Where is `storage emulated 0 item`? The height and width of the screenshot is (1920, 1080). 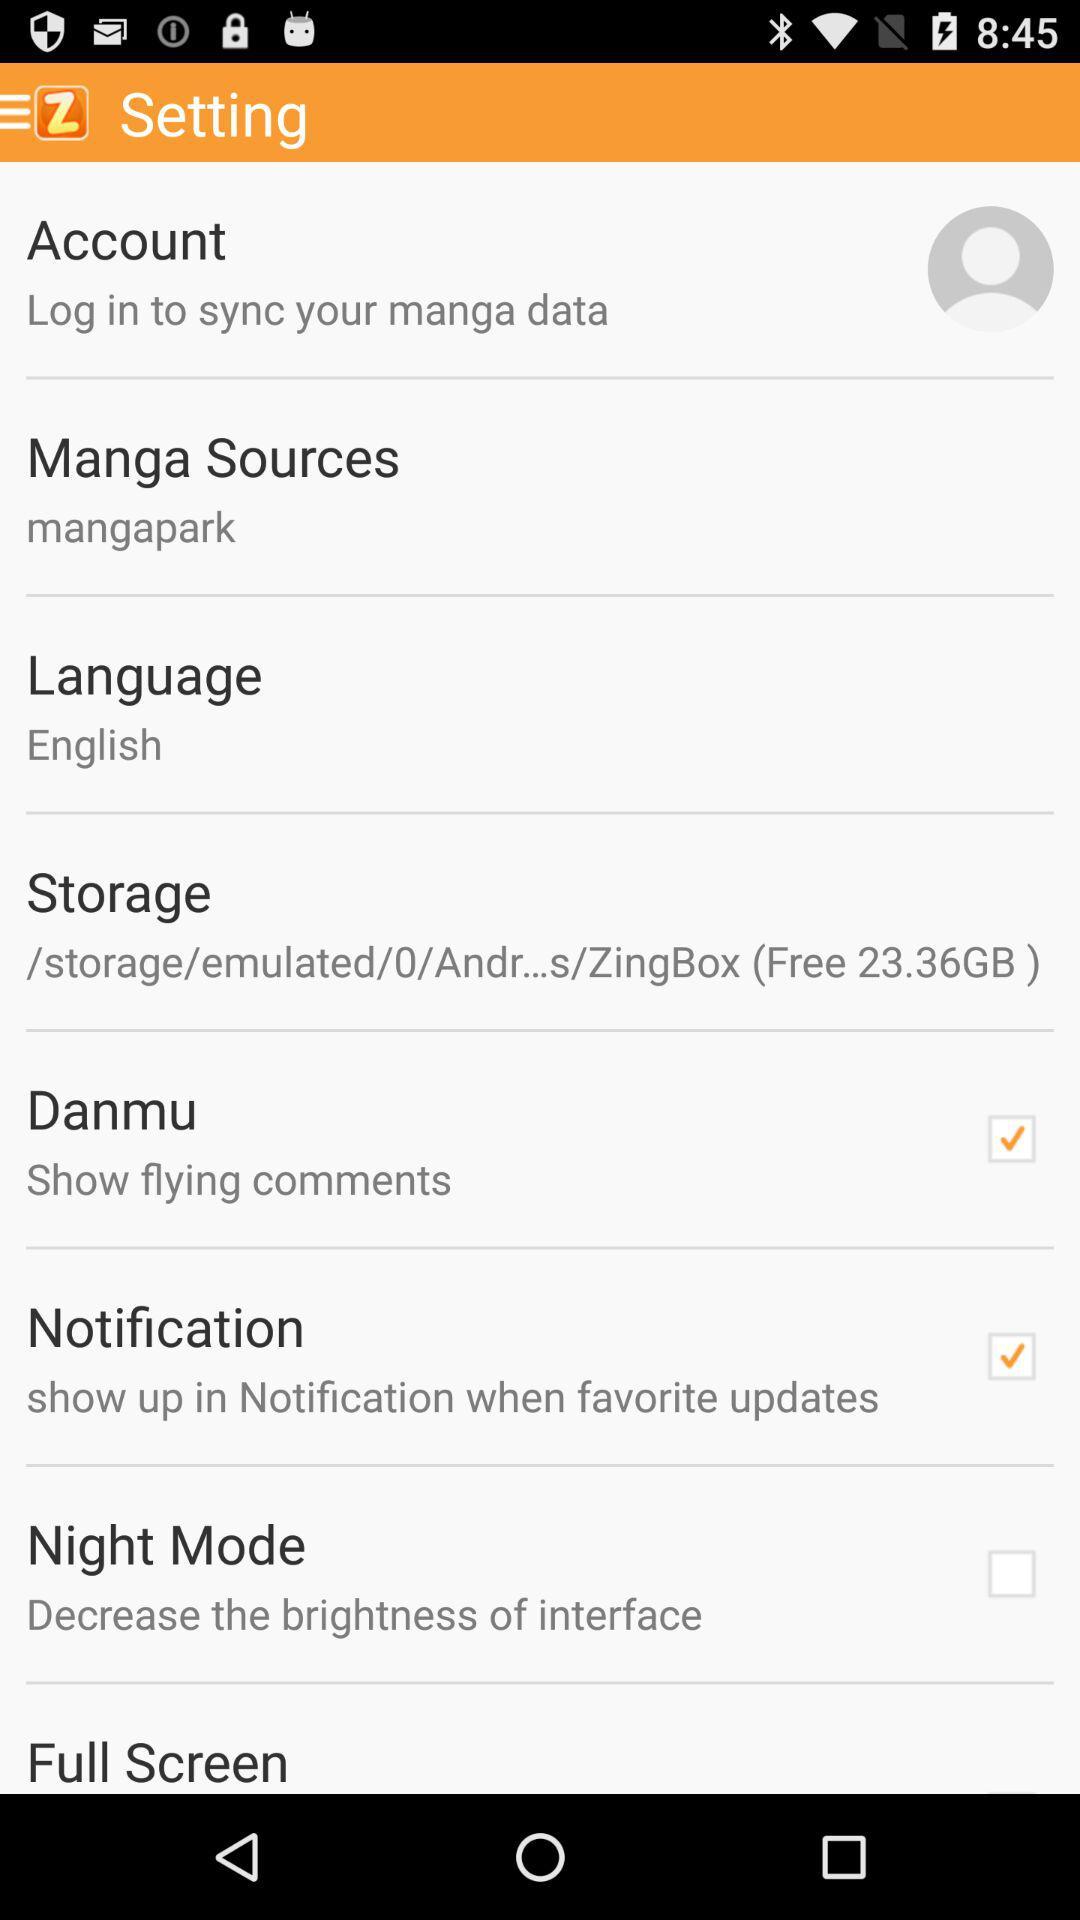
storage emulated 0 item is located at coordinates (540, 960).